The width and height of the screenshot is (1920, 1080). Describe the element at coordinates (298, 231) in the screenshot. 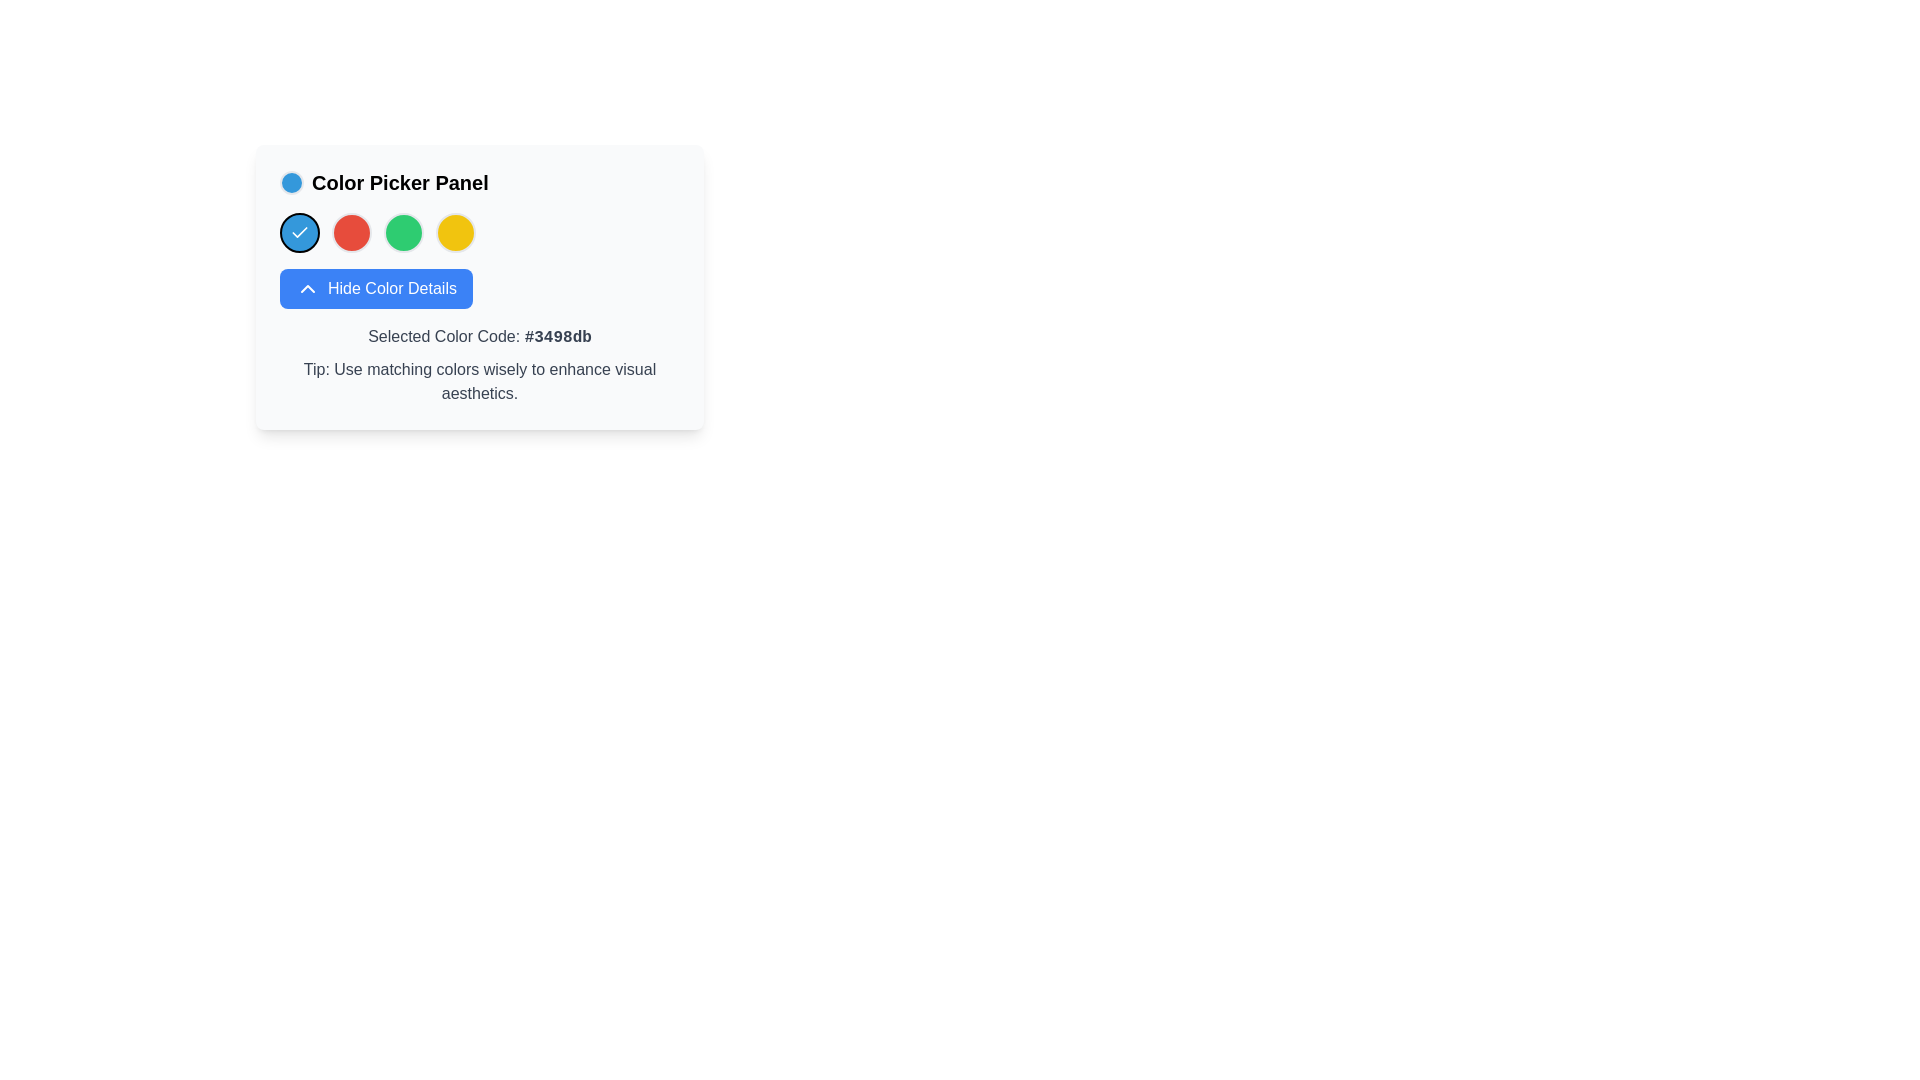

I see `the circular blue button with a black border and a white checkmark icon` at that location.